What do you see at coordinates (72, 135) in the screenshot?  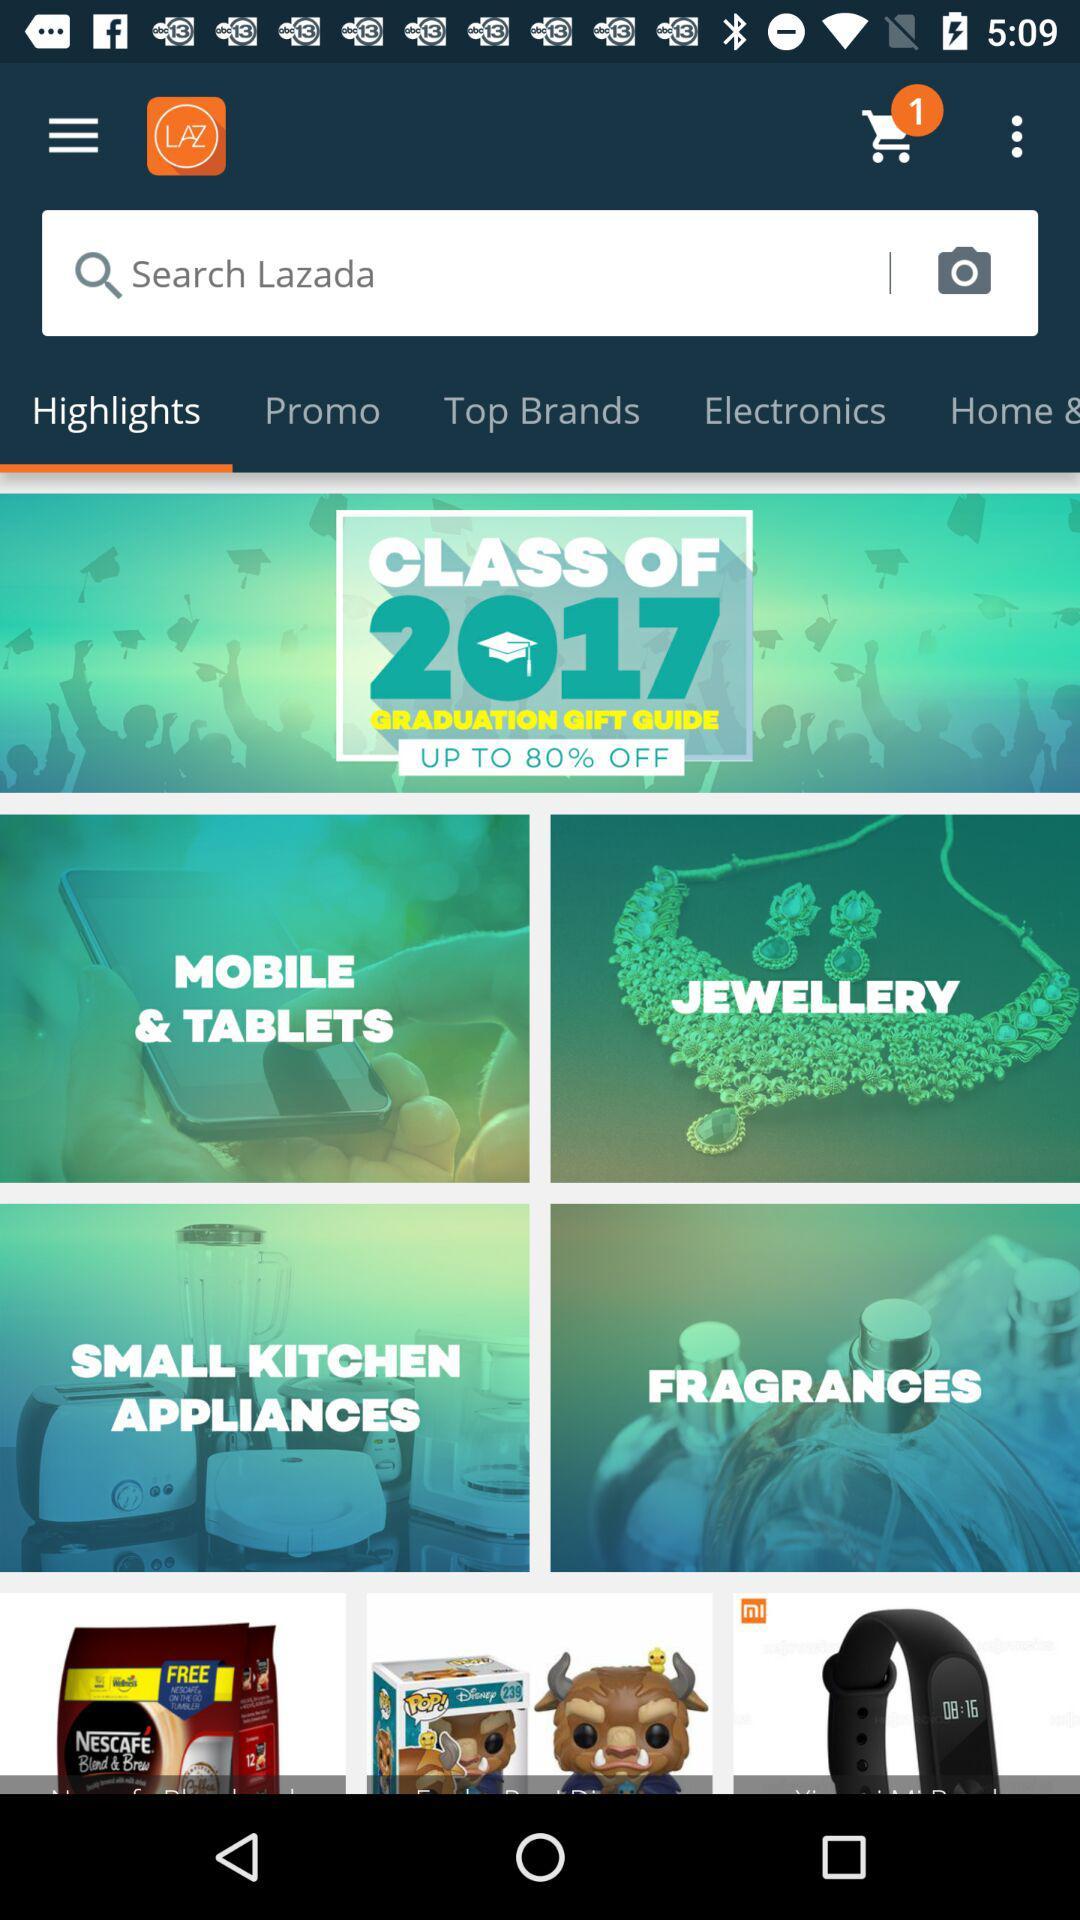 I see `open up menu` at bounding box center [72, 135].